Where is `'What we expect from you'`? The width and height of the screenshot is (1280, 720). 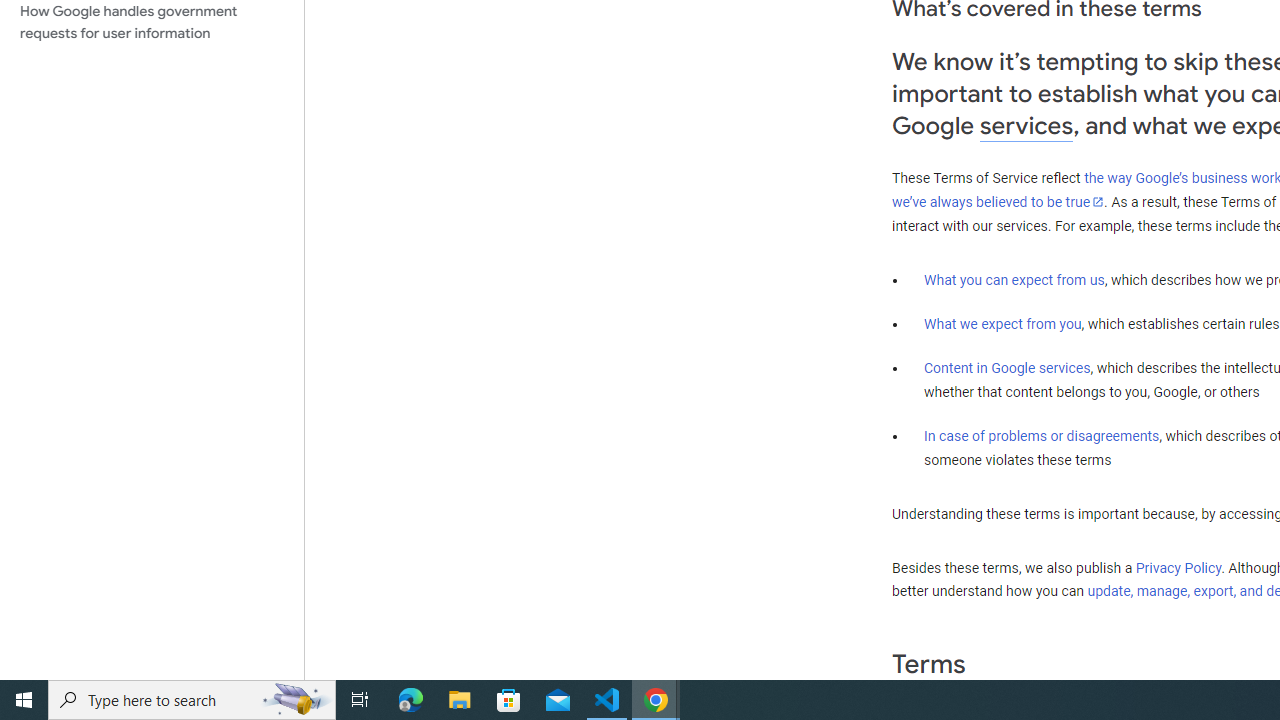
'What we expect from you' is located at coordinates (1002, 323).